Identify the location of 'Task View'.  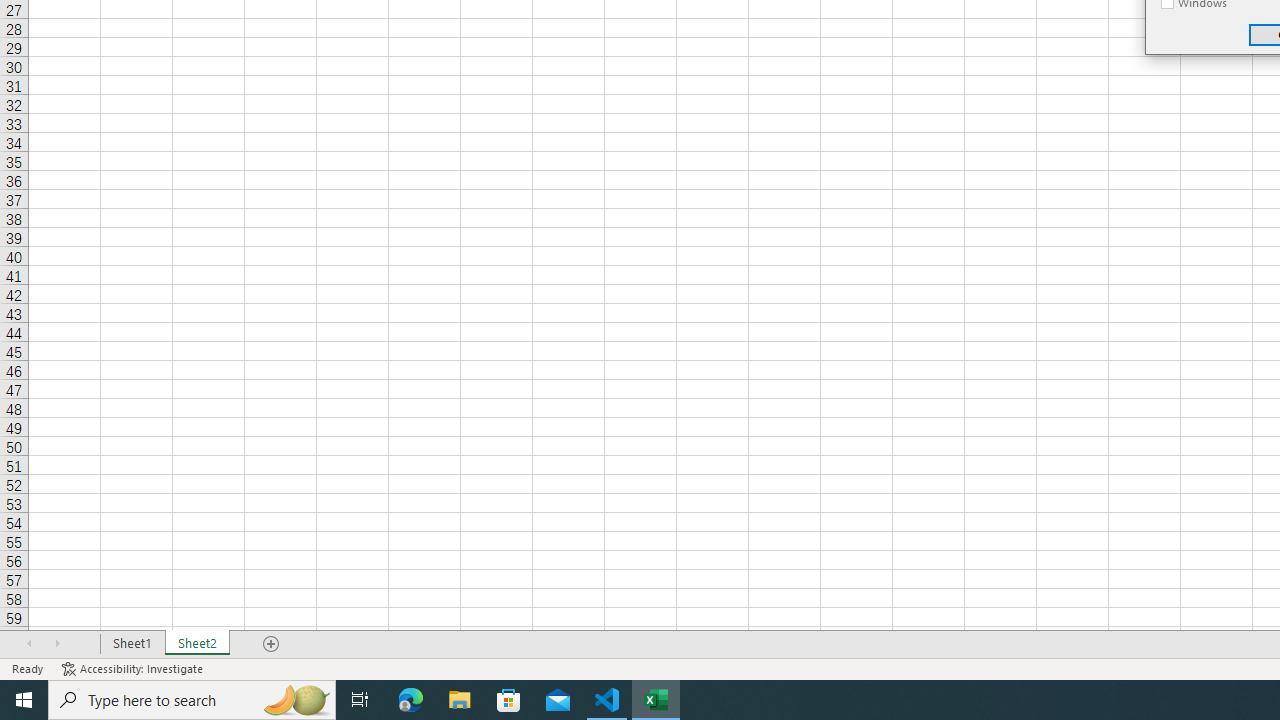
(359, 698).